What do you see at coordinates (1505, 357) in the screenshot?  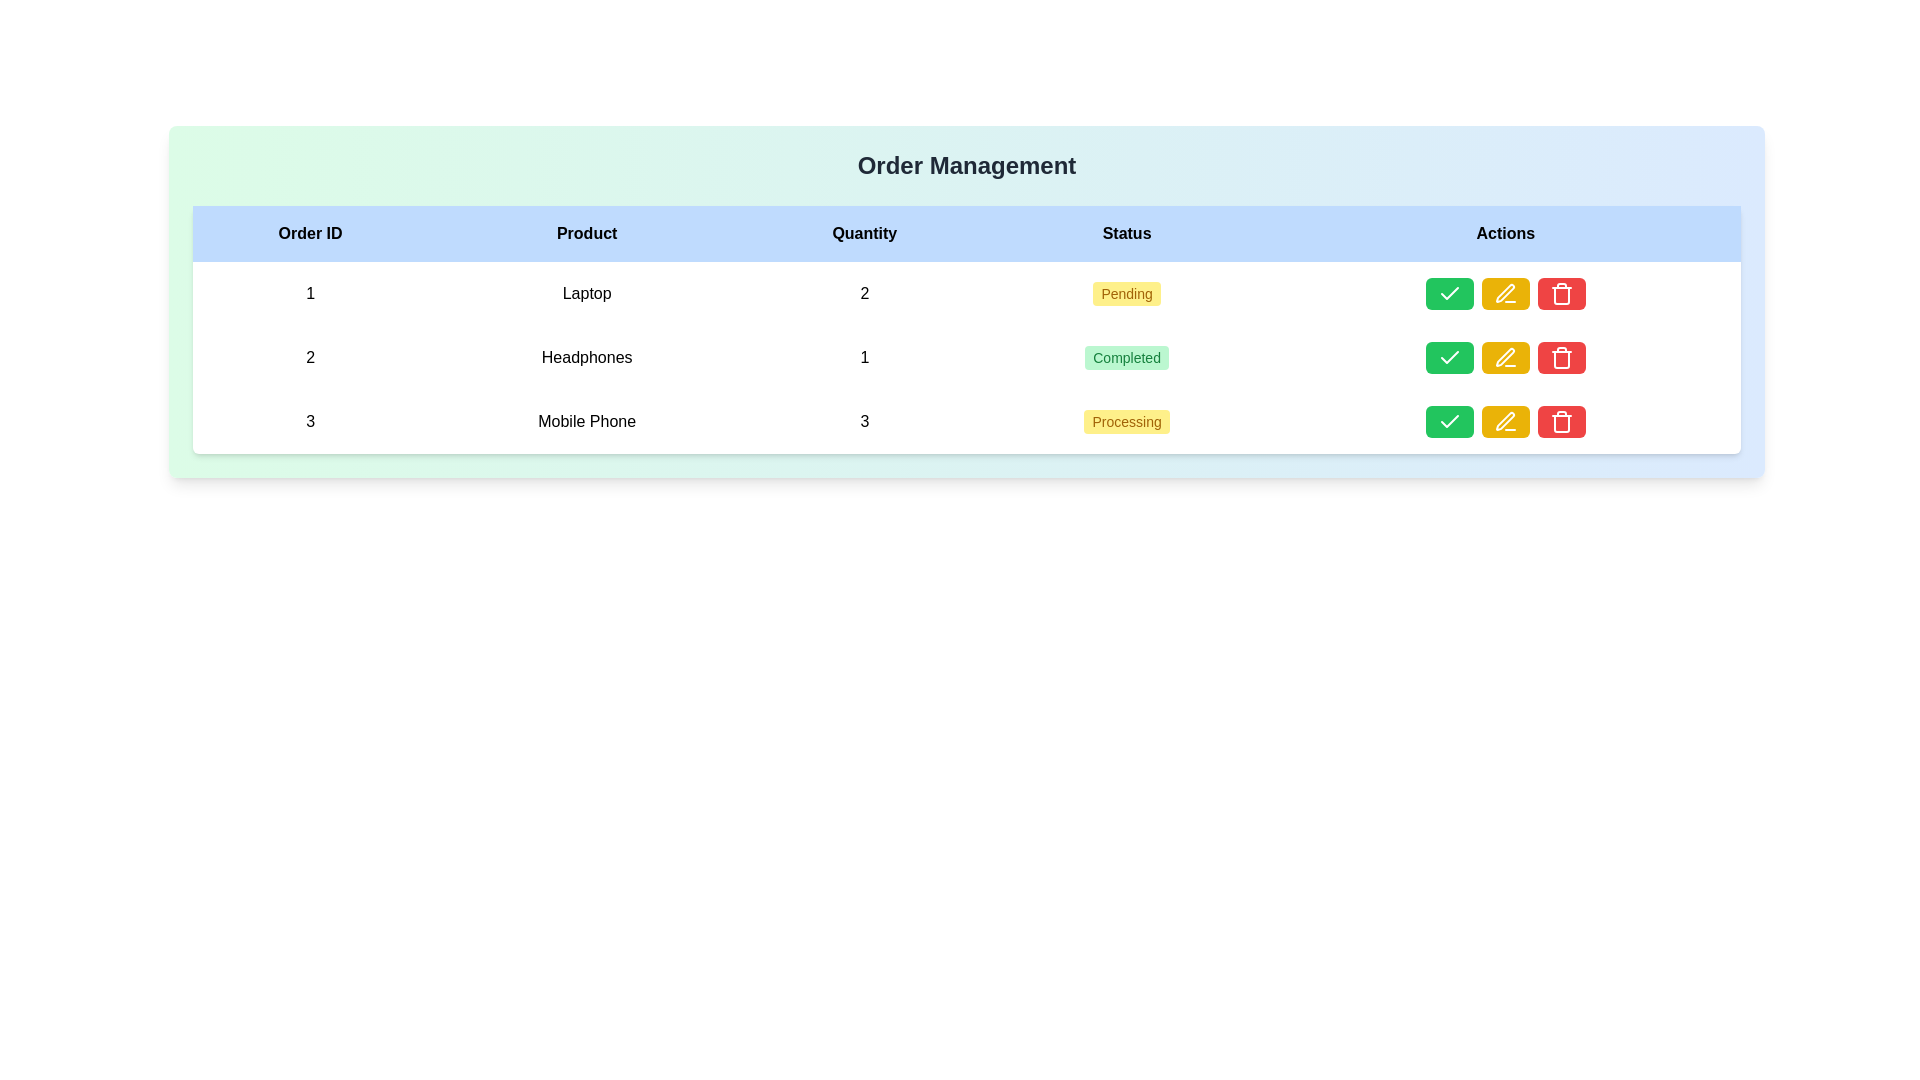 I see `any of the three interactive buttons in the 'Actions' column of the second row corresponding to the 'Headphones' order entry` at bounding box center [1505, 357].